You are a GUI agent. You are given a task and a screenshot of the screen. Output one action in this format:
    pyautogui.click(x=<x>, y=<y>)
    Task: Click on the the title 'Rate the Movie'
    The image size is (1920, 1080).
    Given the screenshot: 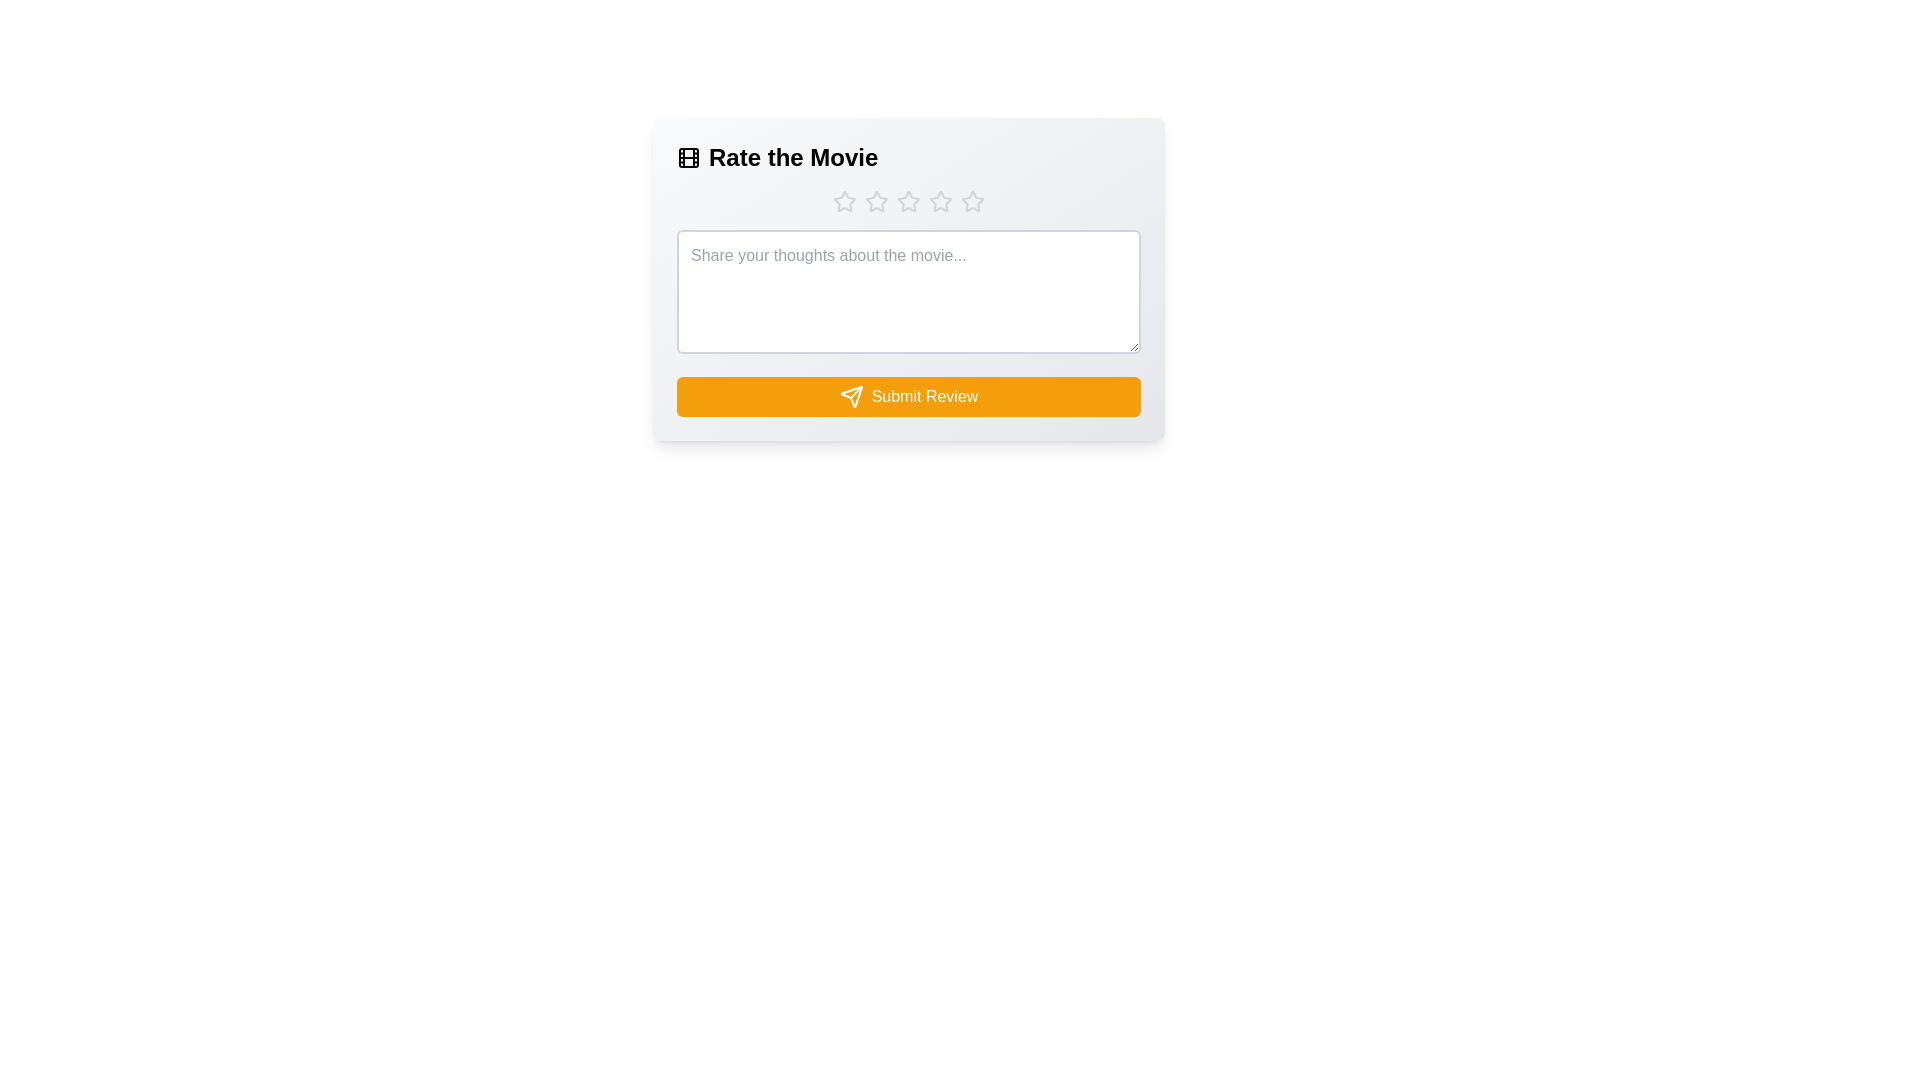 What is the action you would take?
    pyautogui.click(x=907, y=157)
    